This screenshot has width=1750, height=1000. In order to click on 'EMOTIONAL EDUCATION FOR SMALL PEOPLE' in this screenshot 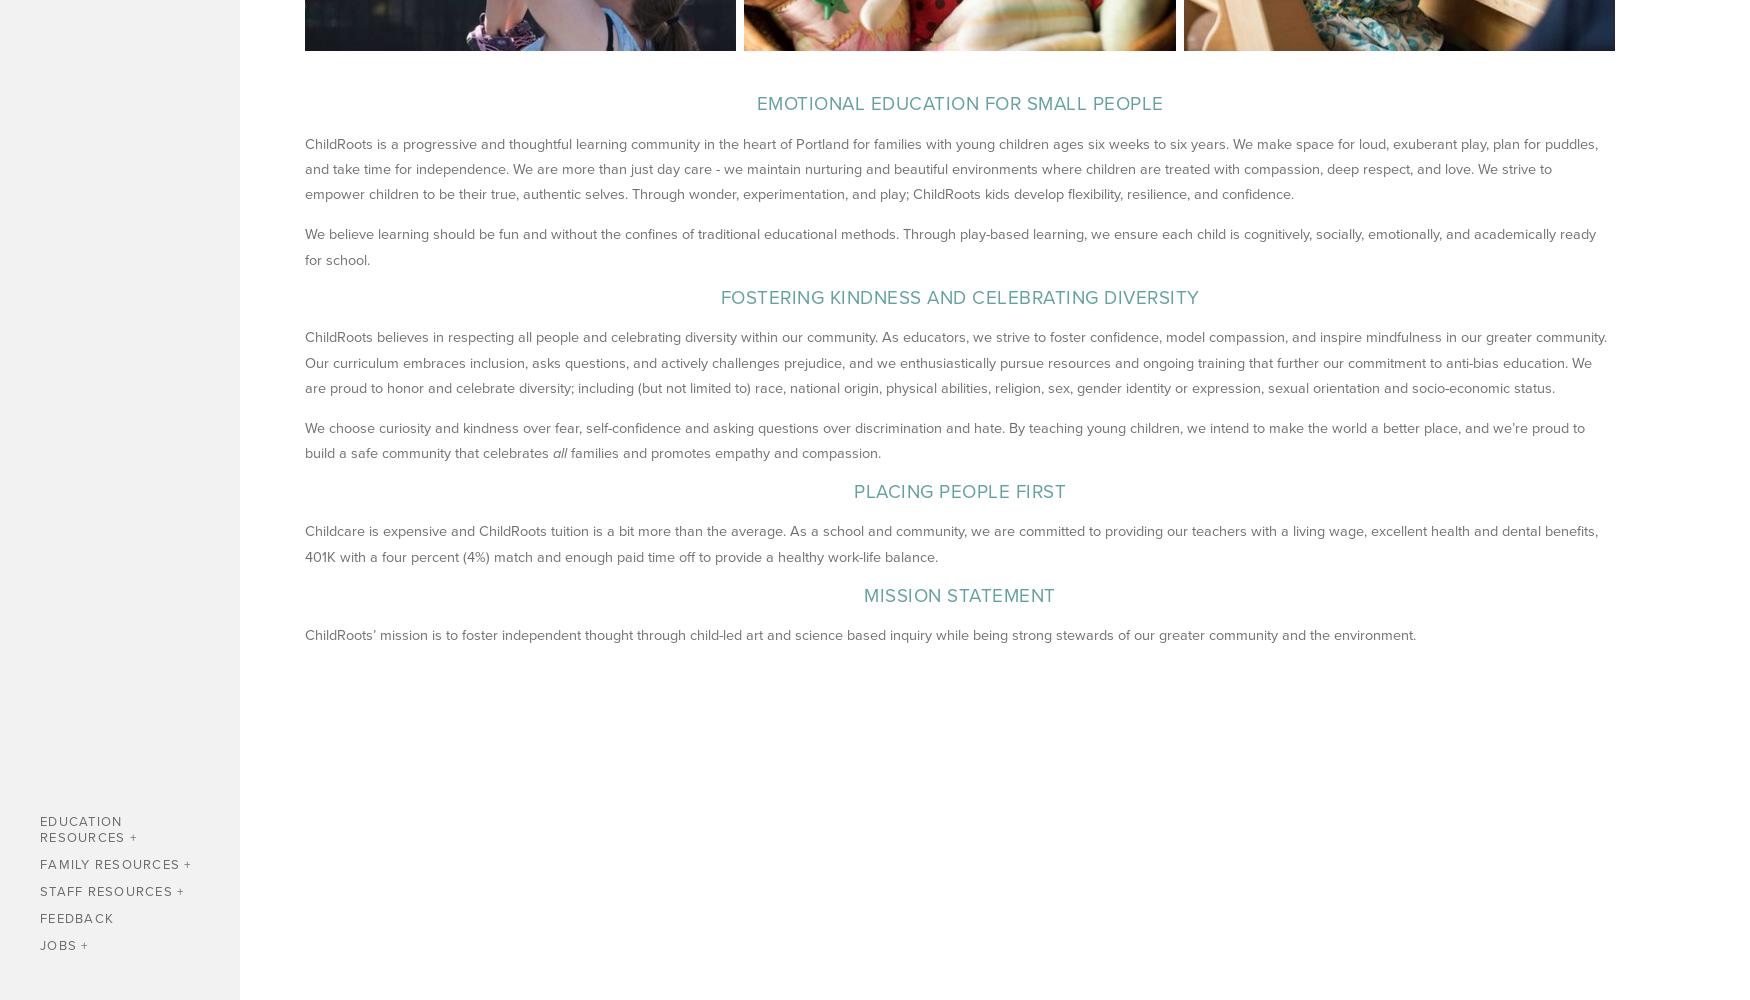, I will do `click(959, 103)`.